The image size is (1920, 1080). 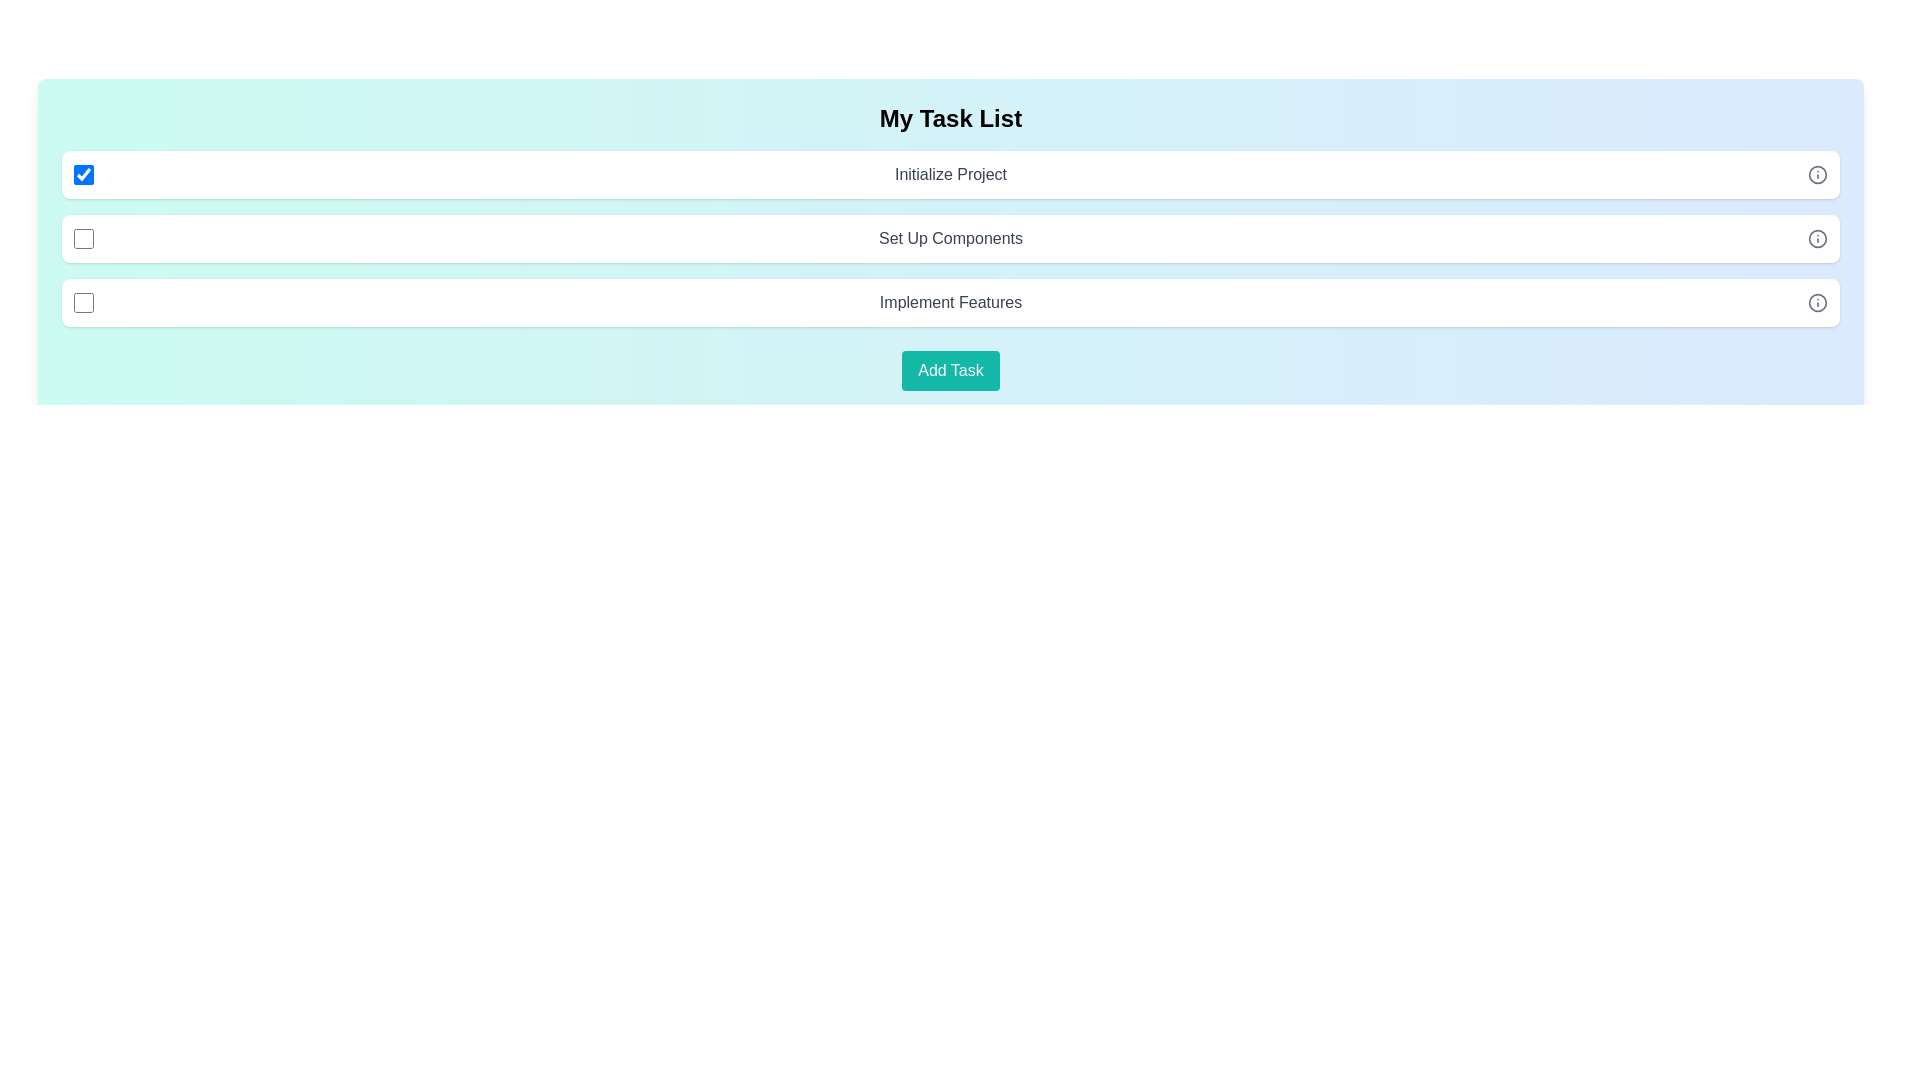 What do you see at coordinates (1818, 173) in the screenshot?
I see `information icon next to the task labeled 'Initialize Project'` at bounding box center [1818, 173].